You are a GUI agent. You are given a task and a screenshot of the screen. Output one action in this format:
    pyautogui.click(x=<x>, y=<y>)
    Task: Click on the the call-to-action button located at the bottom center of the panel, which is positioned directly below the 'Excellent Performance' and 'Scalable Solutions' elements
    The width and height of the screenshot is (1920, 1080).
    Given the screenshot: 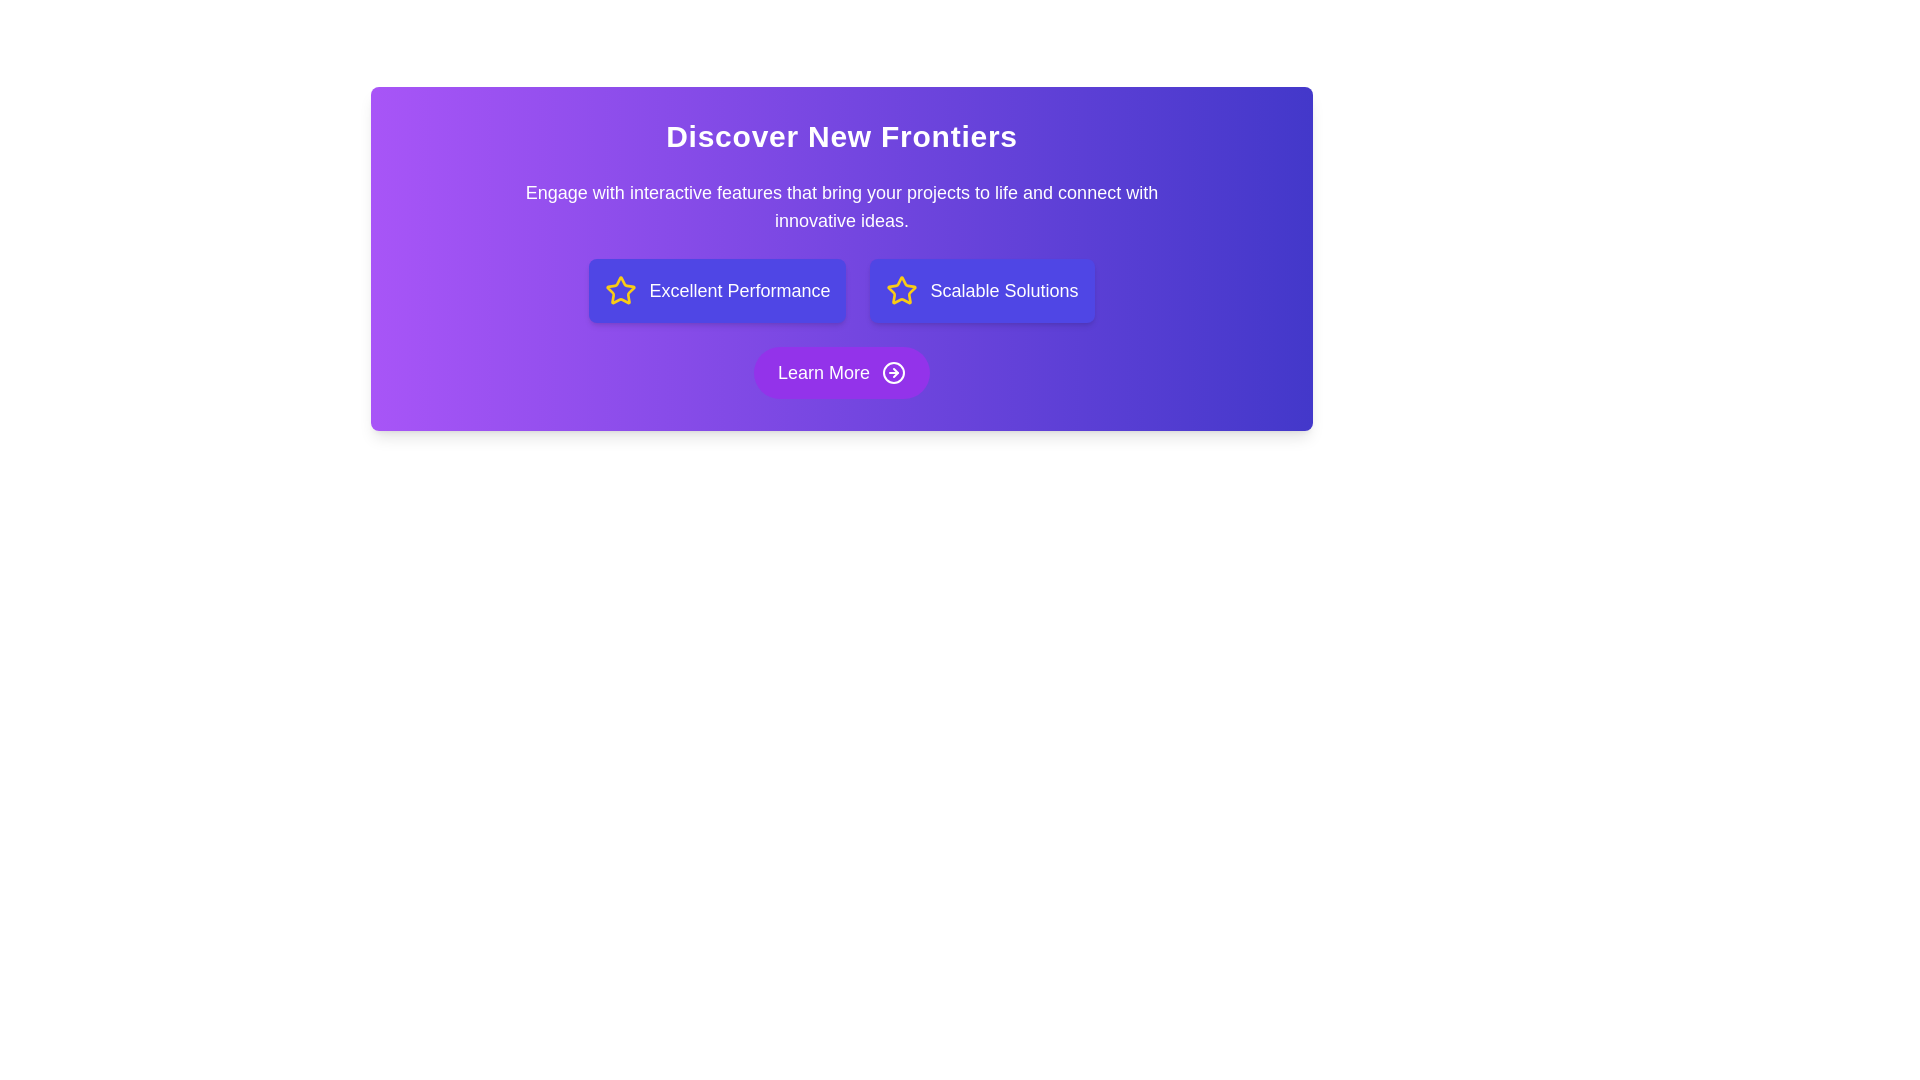 What is the action you would take?
    pyautogui.click(x=841, y=373)
    